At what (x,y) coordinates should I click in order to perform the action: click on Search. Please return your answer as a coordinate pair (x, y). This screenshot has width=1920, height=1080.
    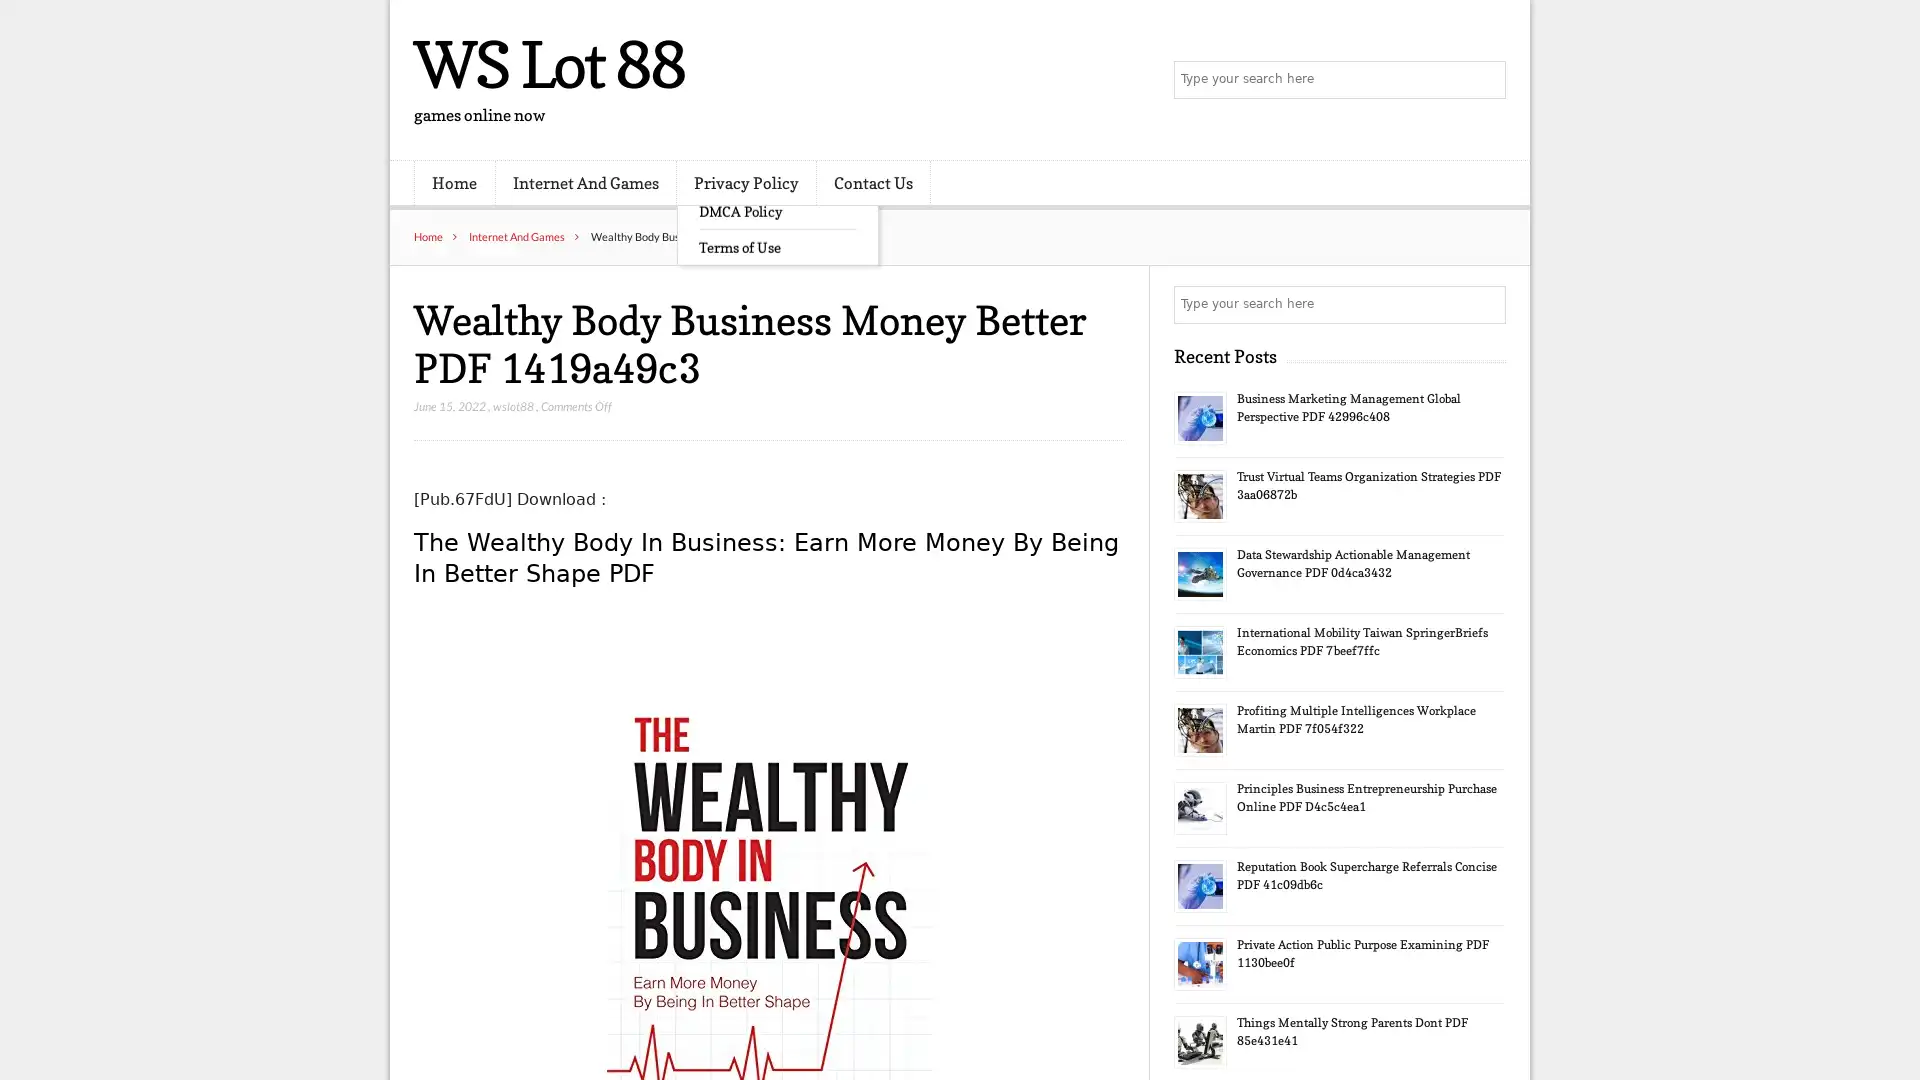
    Looking at the image, I should click on (1485, 304).